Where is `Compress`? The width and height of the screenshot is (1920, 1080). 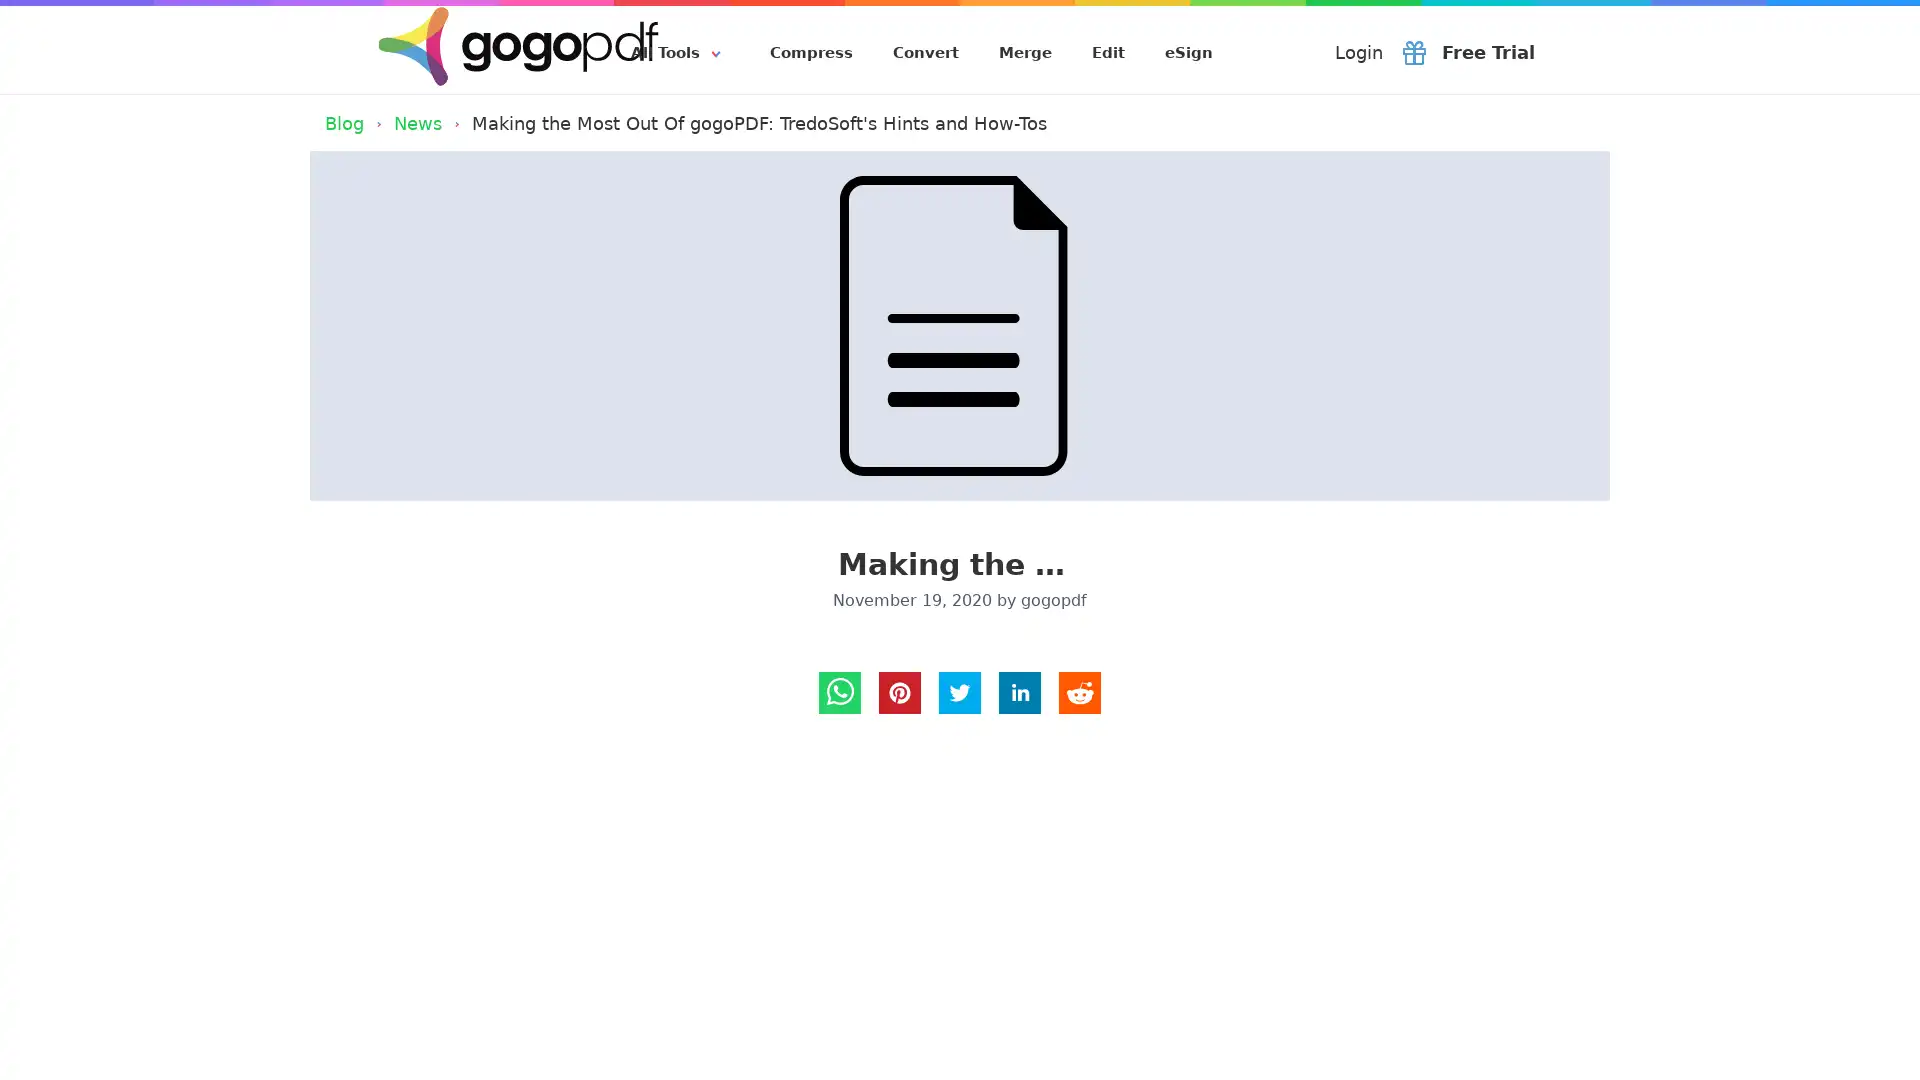
Compress is located at coordinates (811, 51).